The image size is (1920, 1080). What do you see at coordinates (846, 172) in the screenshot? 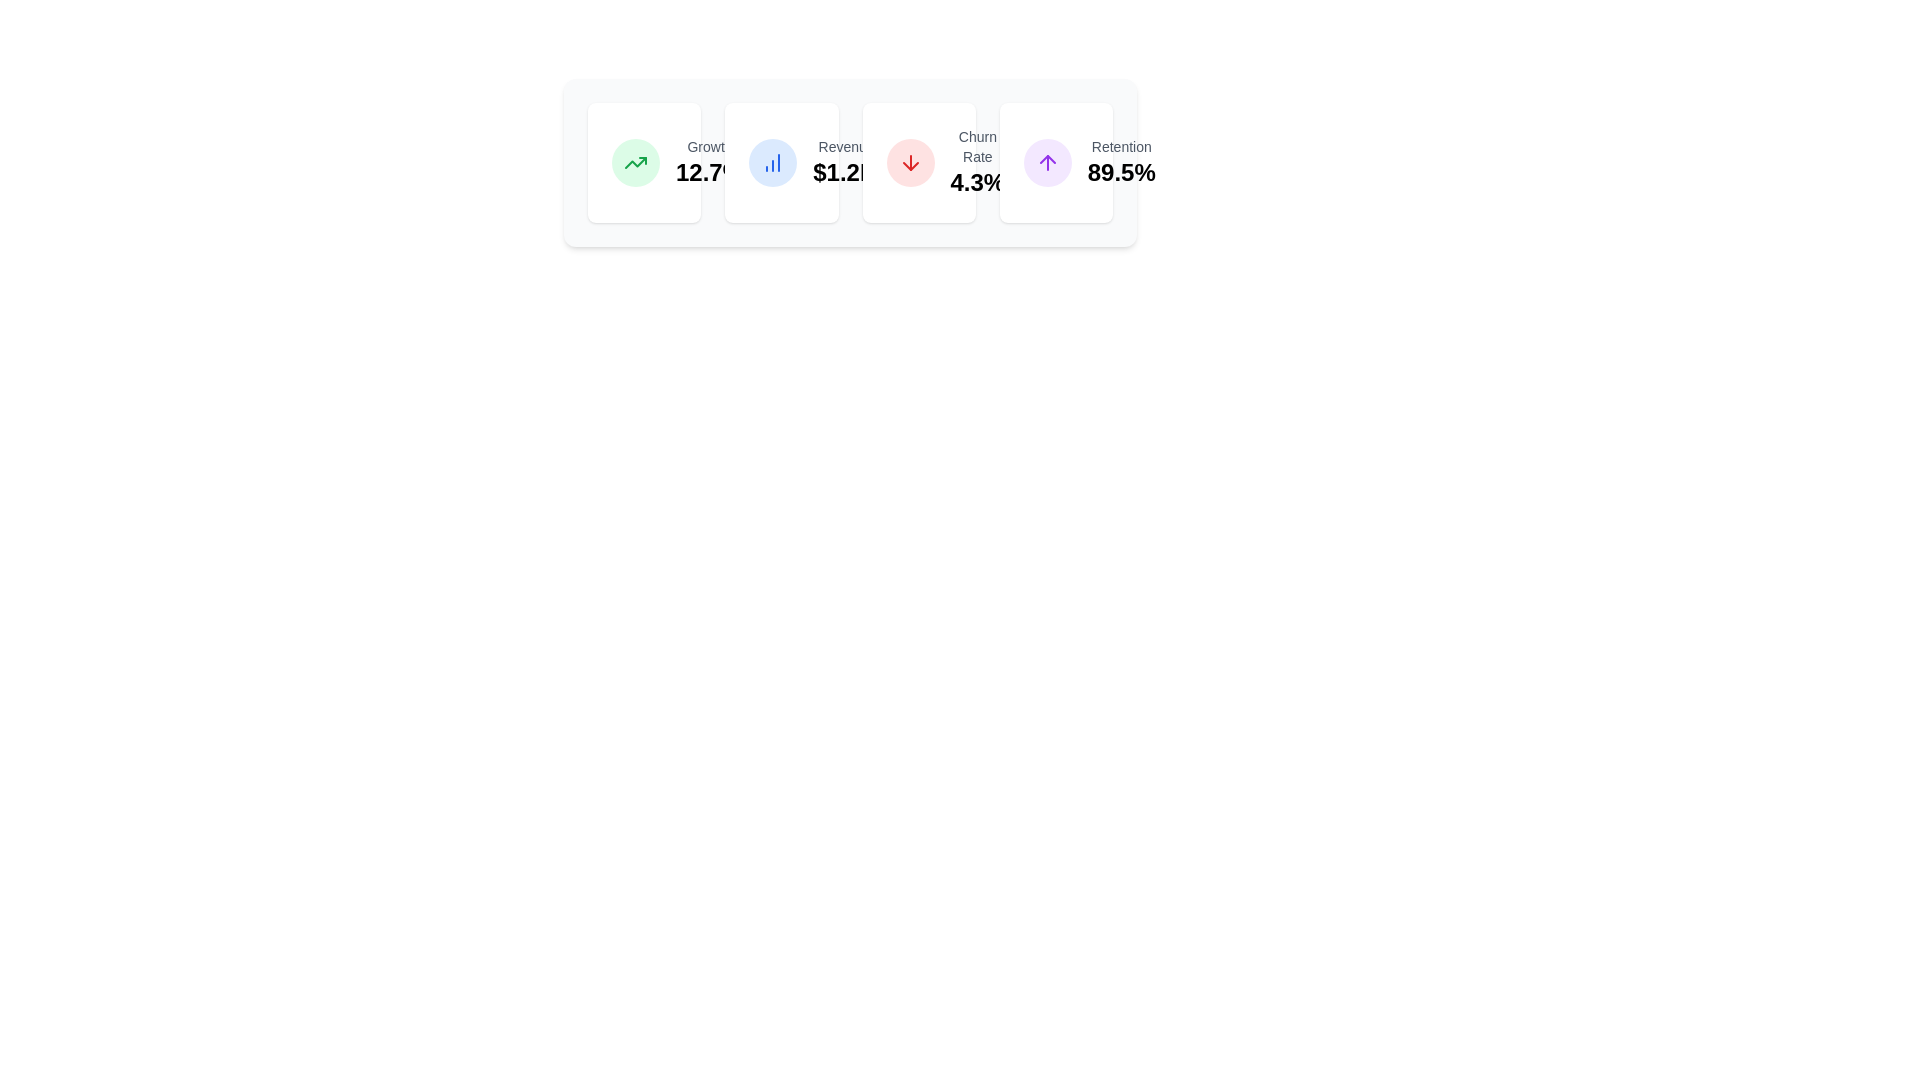
I see `the revenue value displayed in the text label located under the 'Revenue' label within the second card of a four-card horizontal layout` at bounding box center [846, 172].